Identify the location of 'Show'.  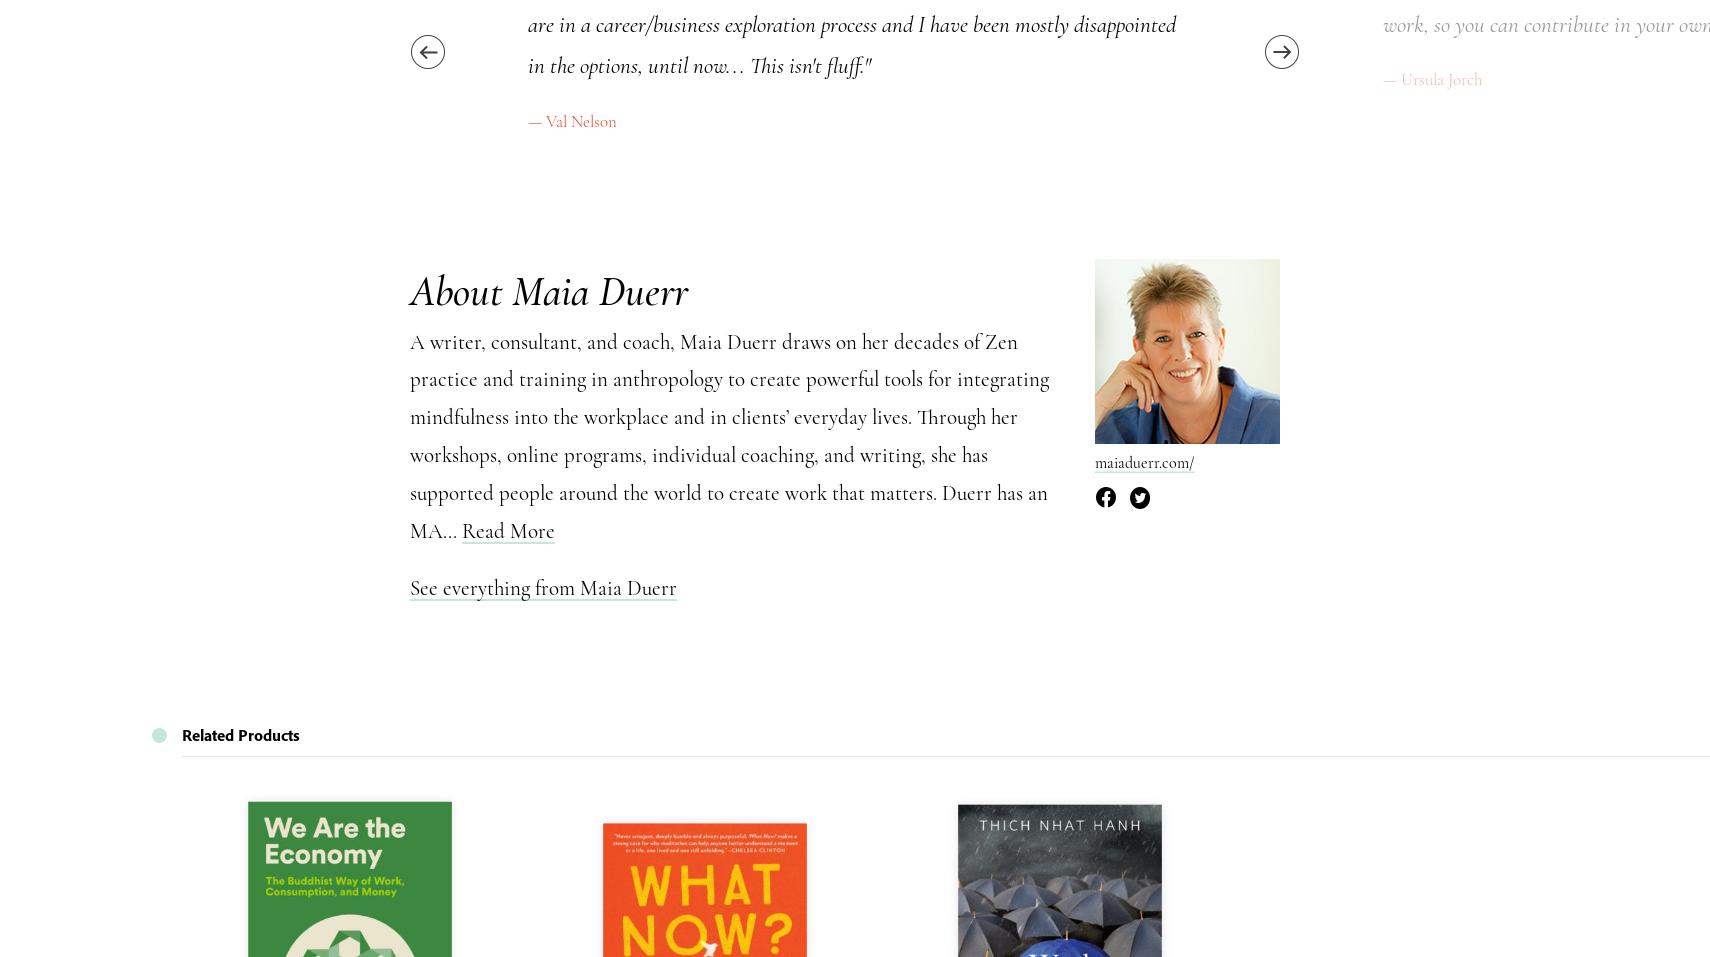
(1297, 142).